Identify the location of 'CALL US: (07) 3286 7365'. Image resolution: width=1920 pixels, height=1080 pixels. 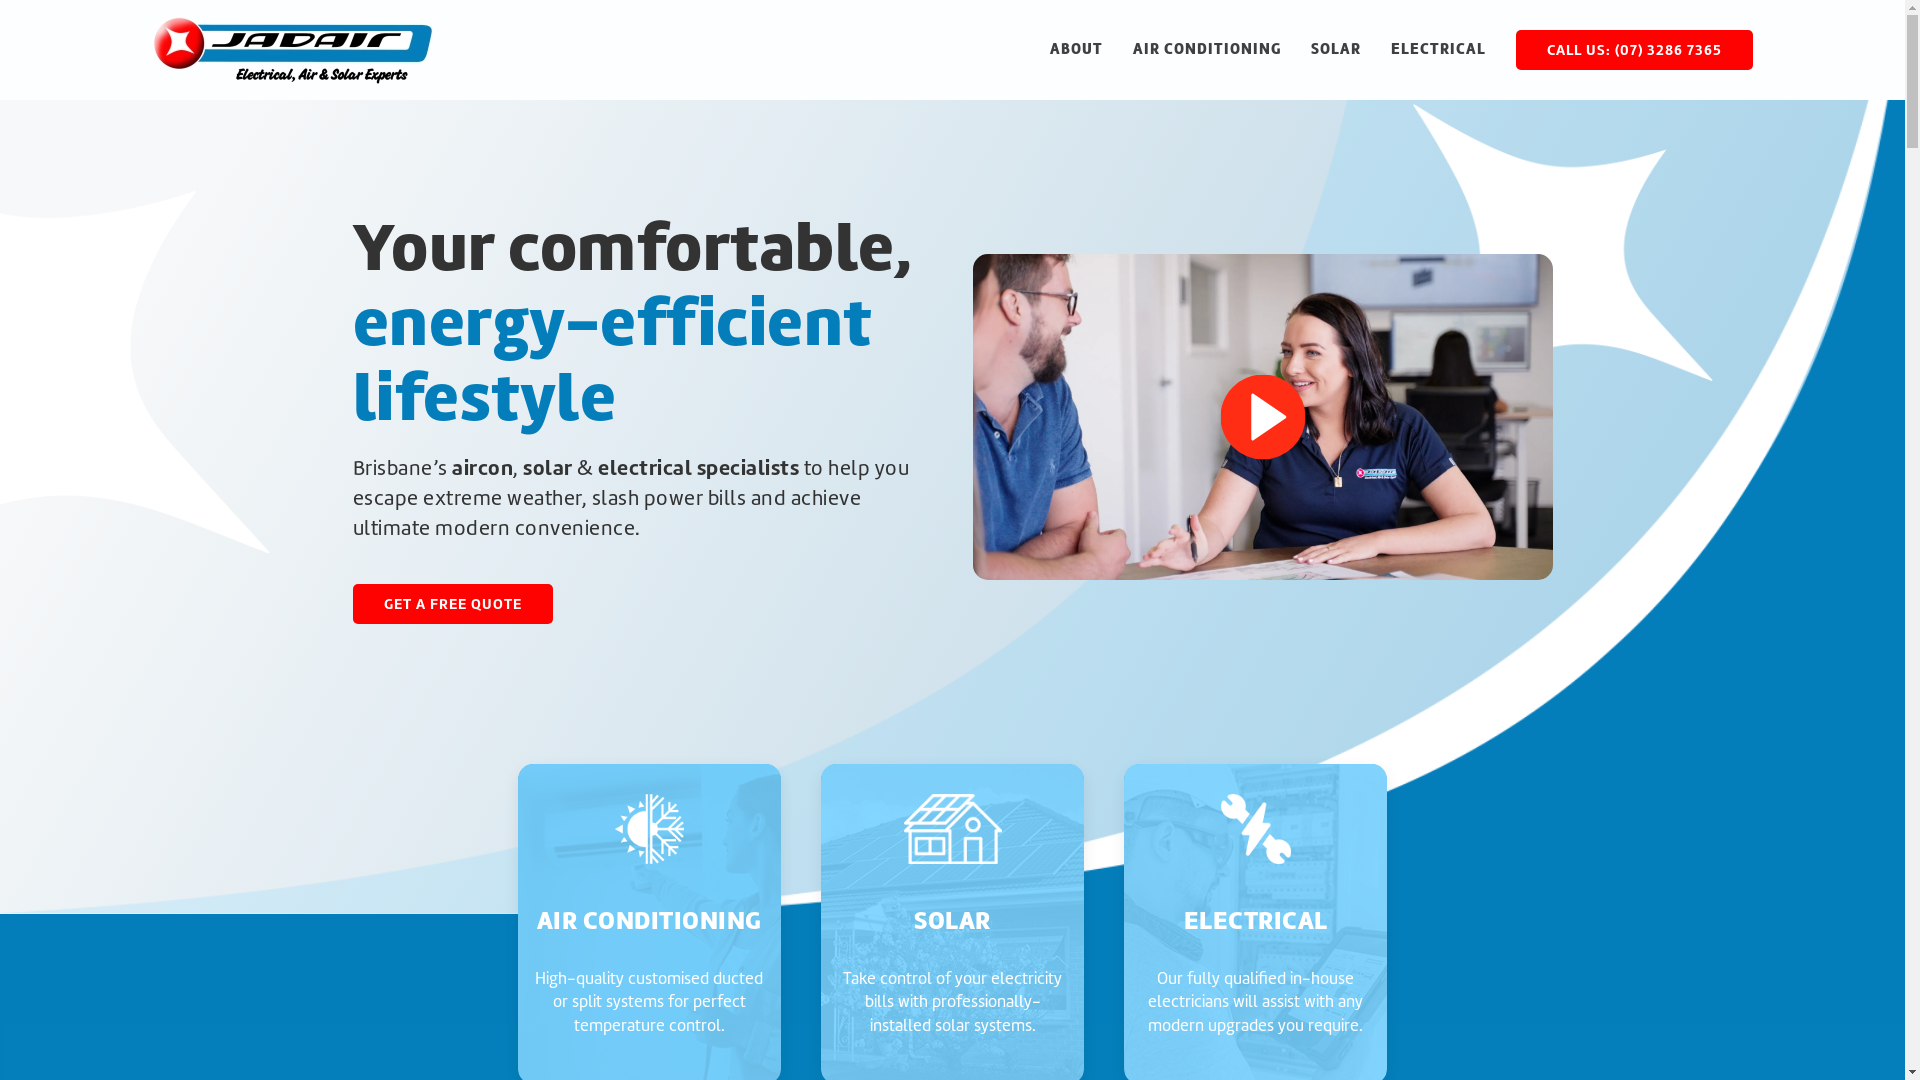
(1634, 49).